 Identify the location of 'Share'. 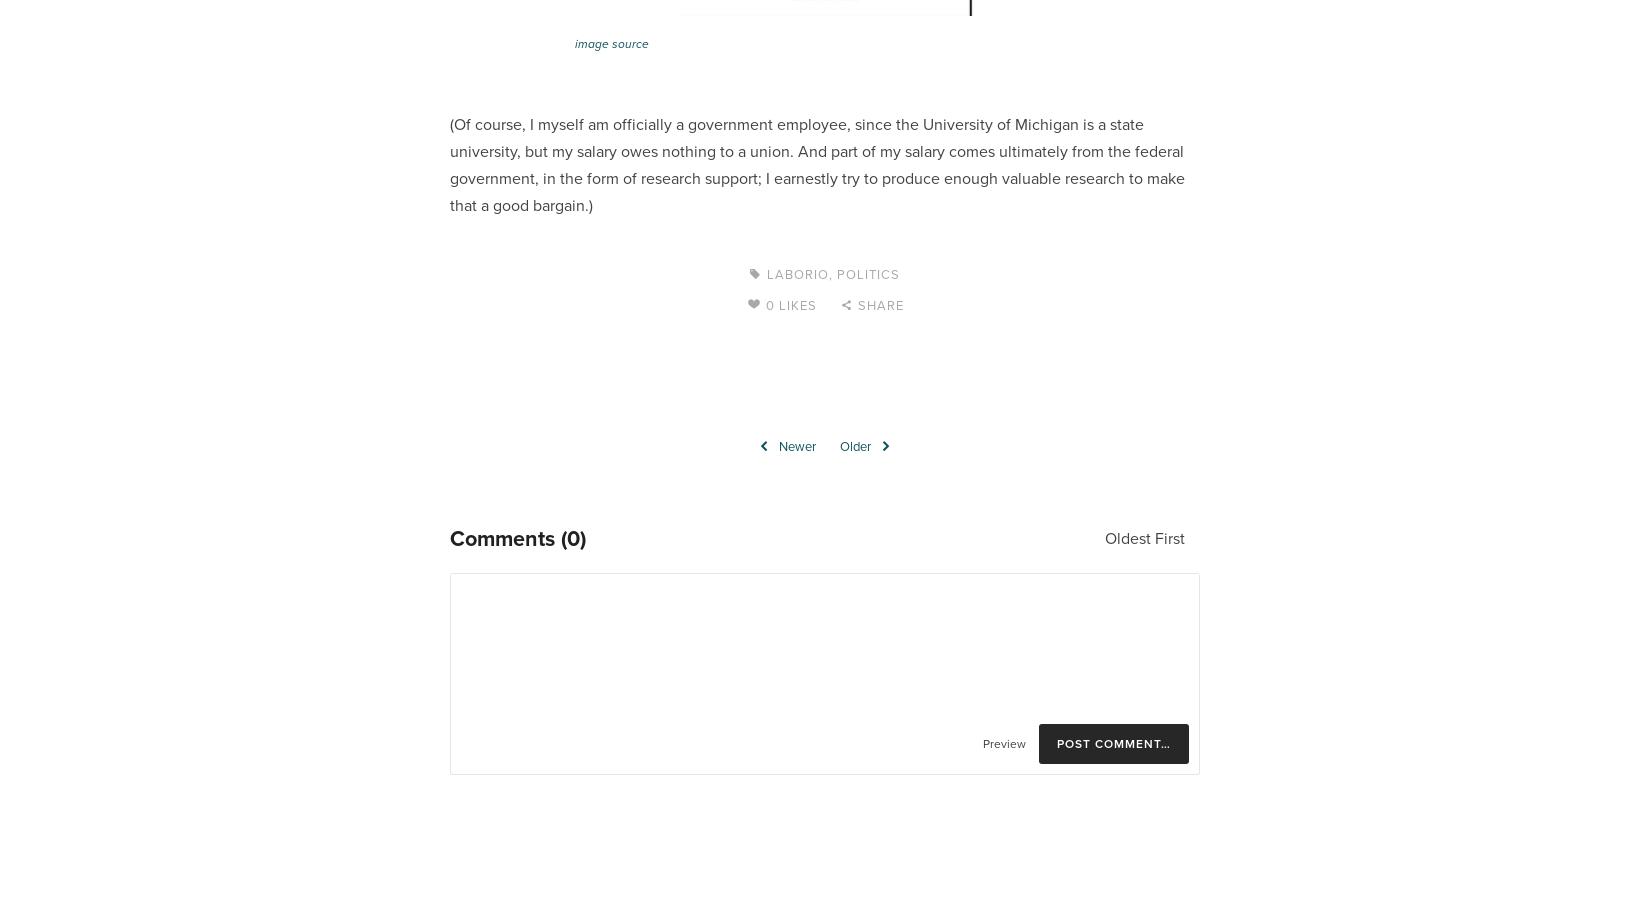
(879, 305).